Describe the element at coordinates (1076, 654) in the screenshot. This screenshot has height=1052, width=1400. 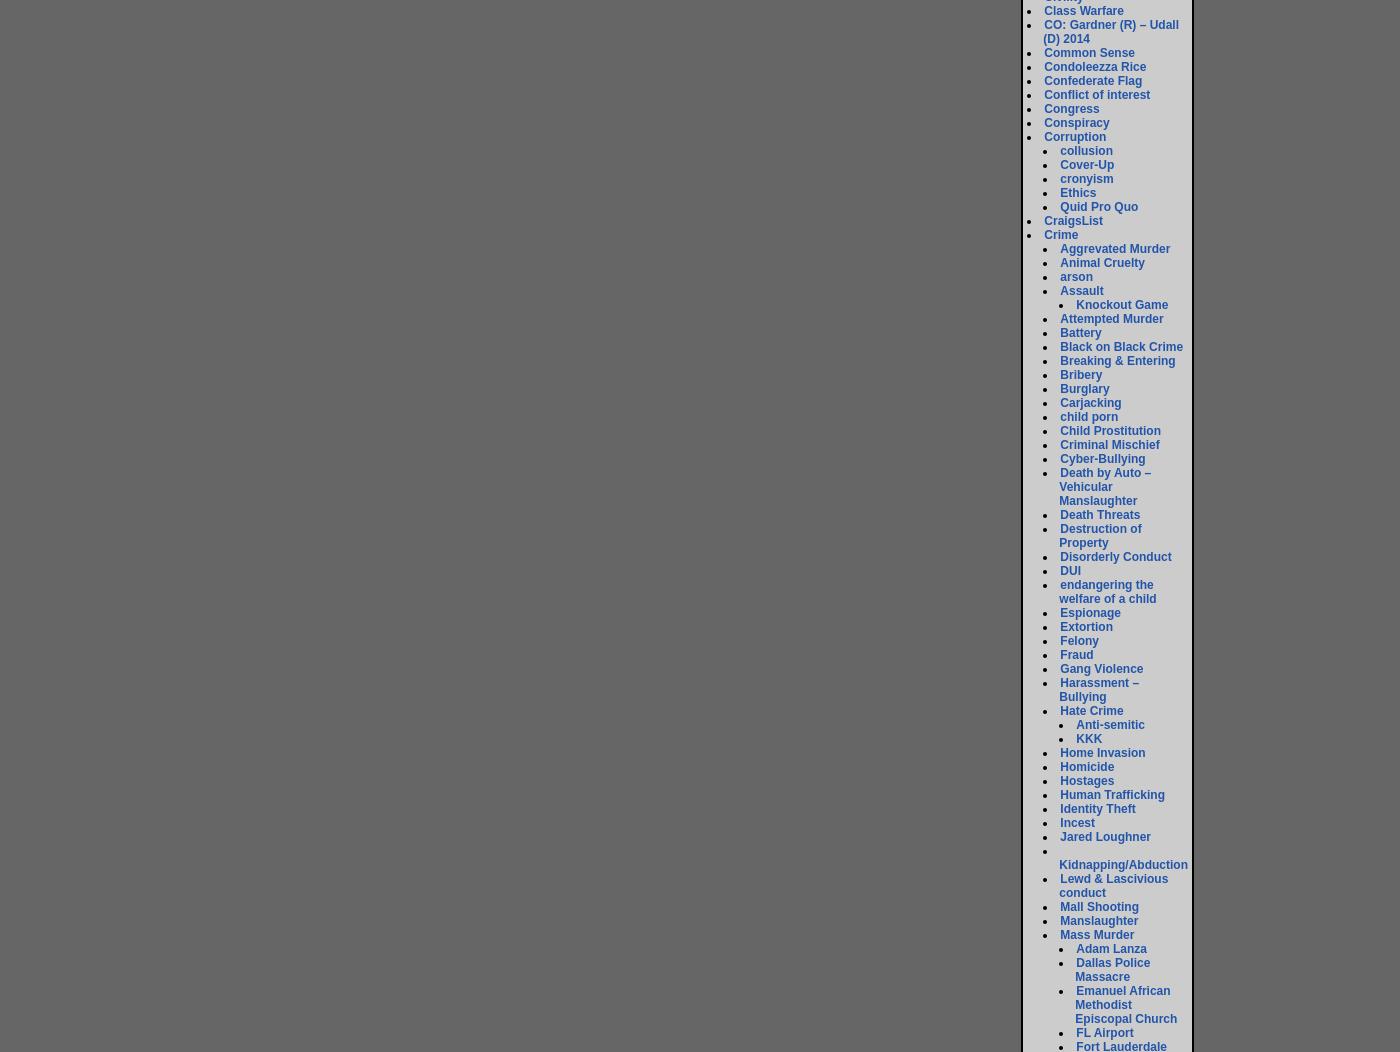
I see `'Fraud'` at that location.